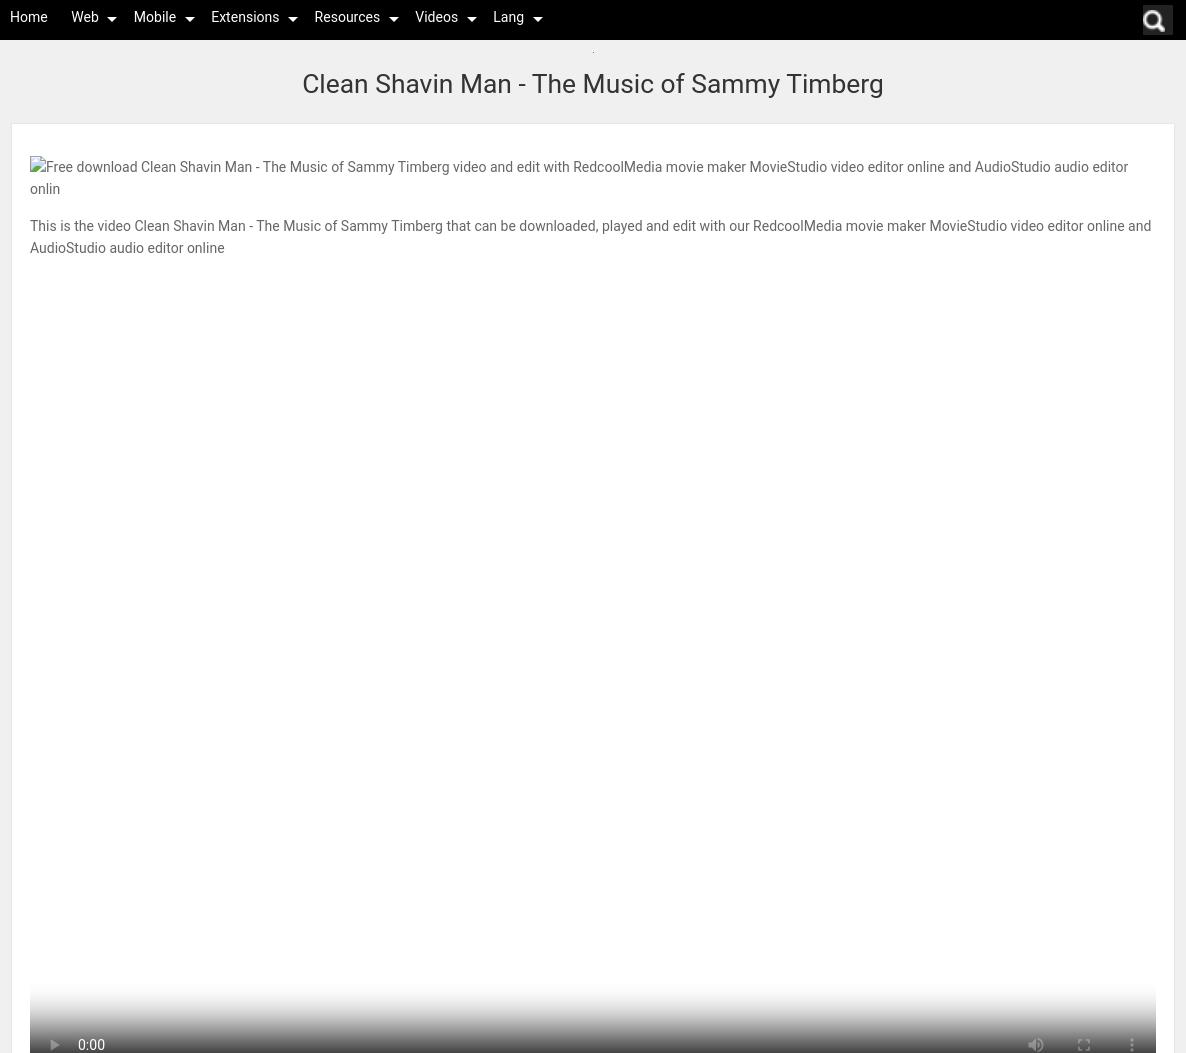  Describe the element at coordinates (590, 236) in the screenshot. I see `'This is the video Clean Shavin Man - The Music of Sammy Timberg that can be downloaded, played and edit with our RedcoolMedia movie maker MovieStudio video editor online and AudioStudio audio editor online'` at that location.